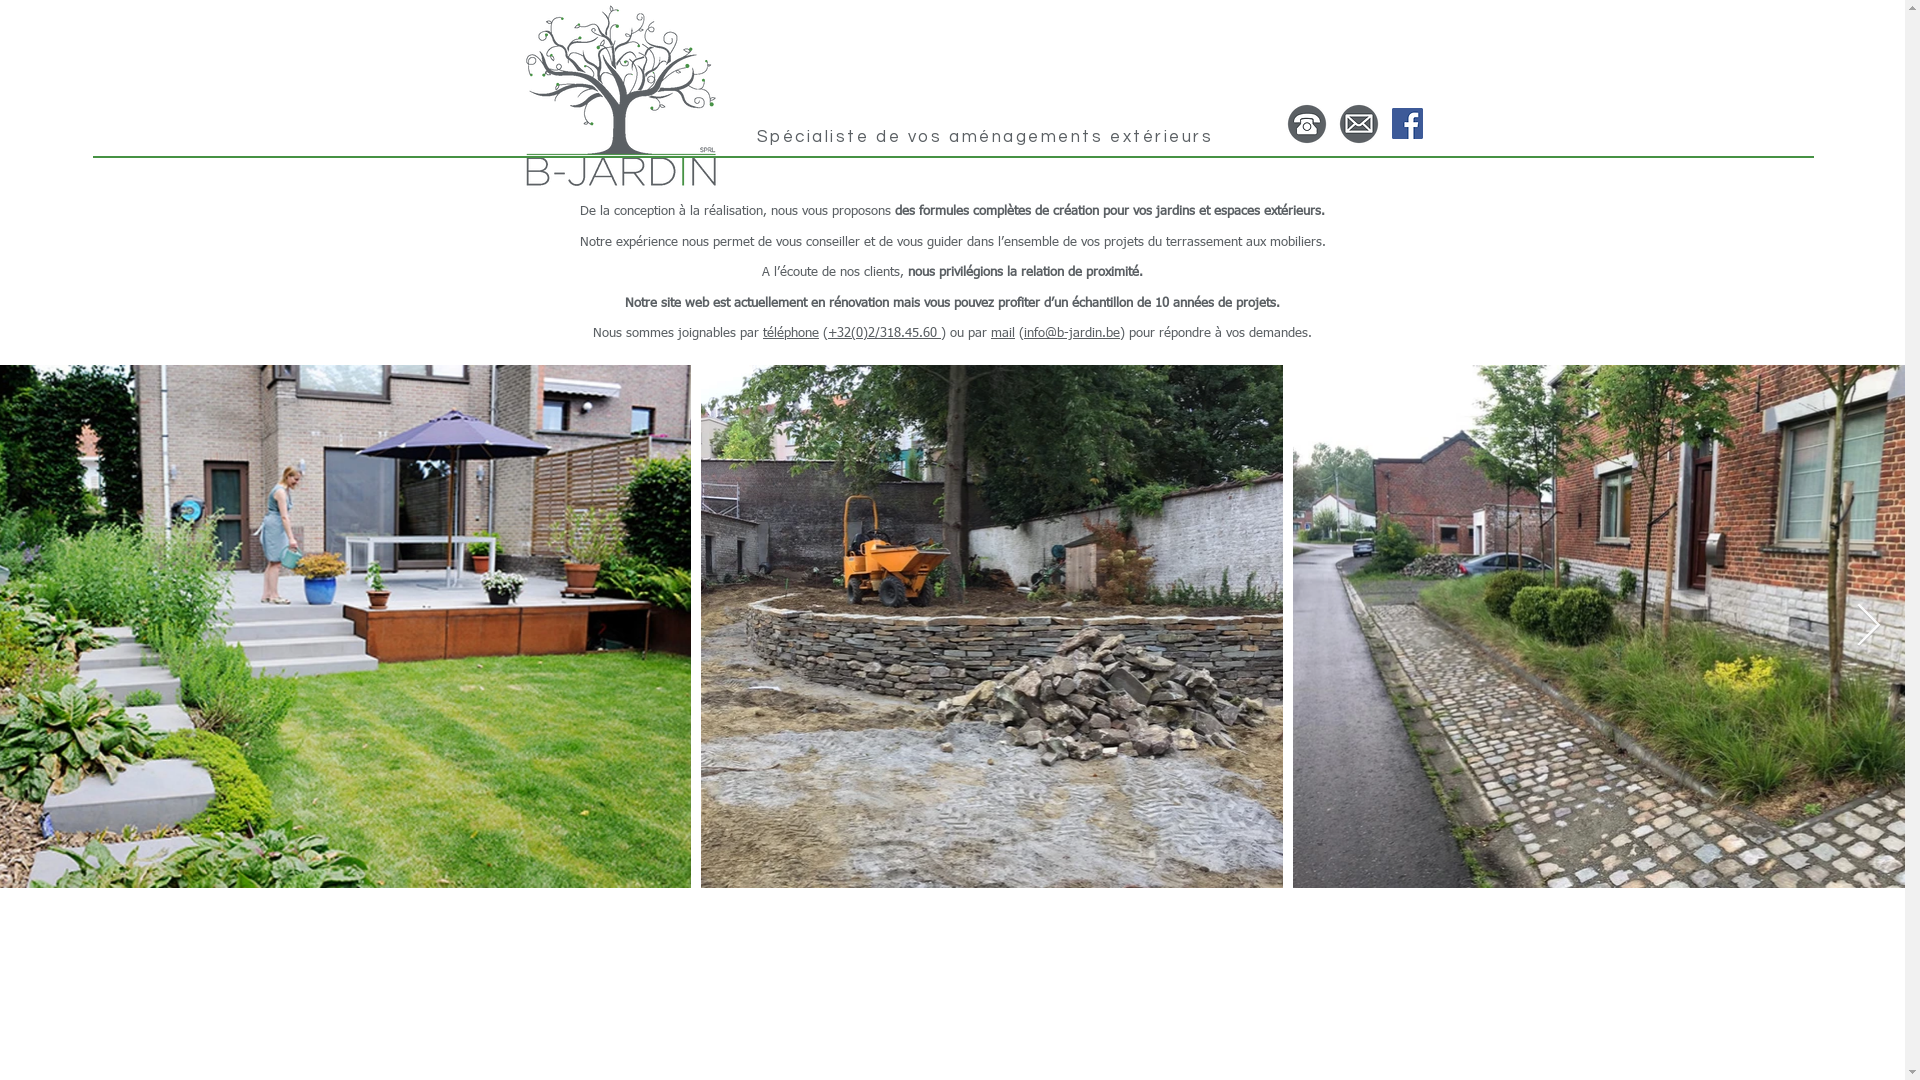 The height and width of the screenshot is (1080, 1920). Describe the element at coordinates (828, 332) in the screenshot. I see `'+32(0)2/'` at that location.